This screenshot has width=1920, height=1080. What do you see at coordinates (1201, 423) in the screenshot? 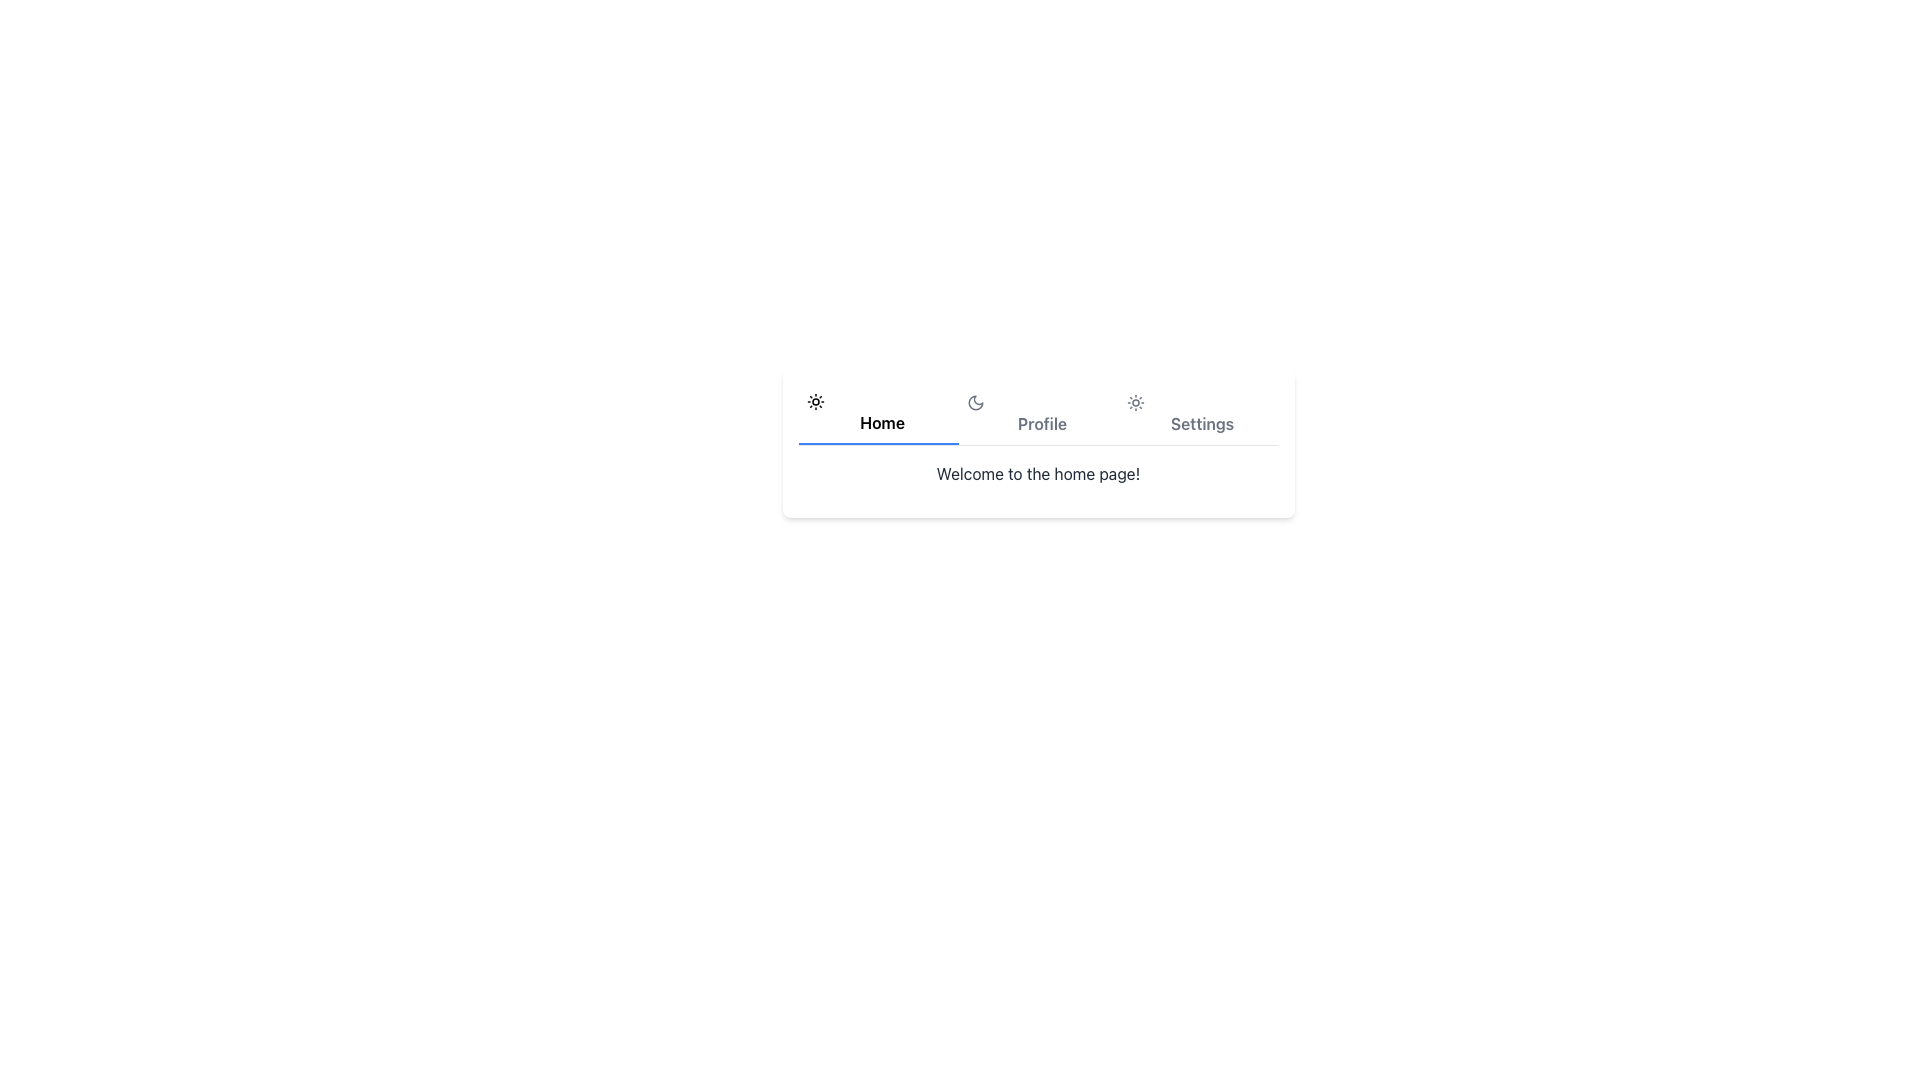
I see `the 'Settings' text label in the top-right portion of the navigation bar to potentially trigger a tooltip or style change` at bounding box center [1201, 423].